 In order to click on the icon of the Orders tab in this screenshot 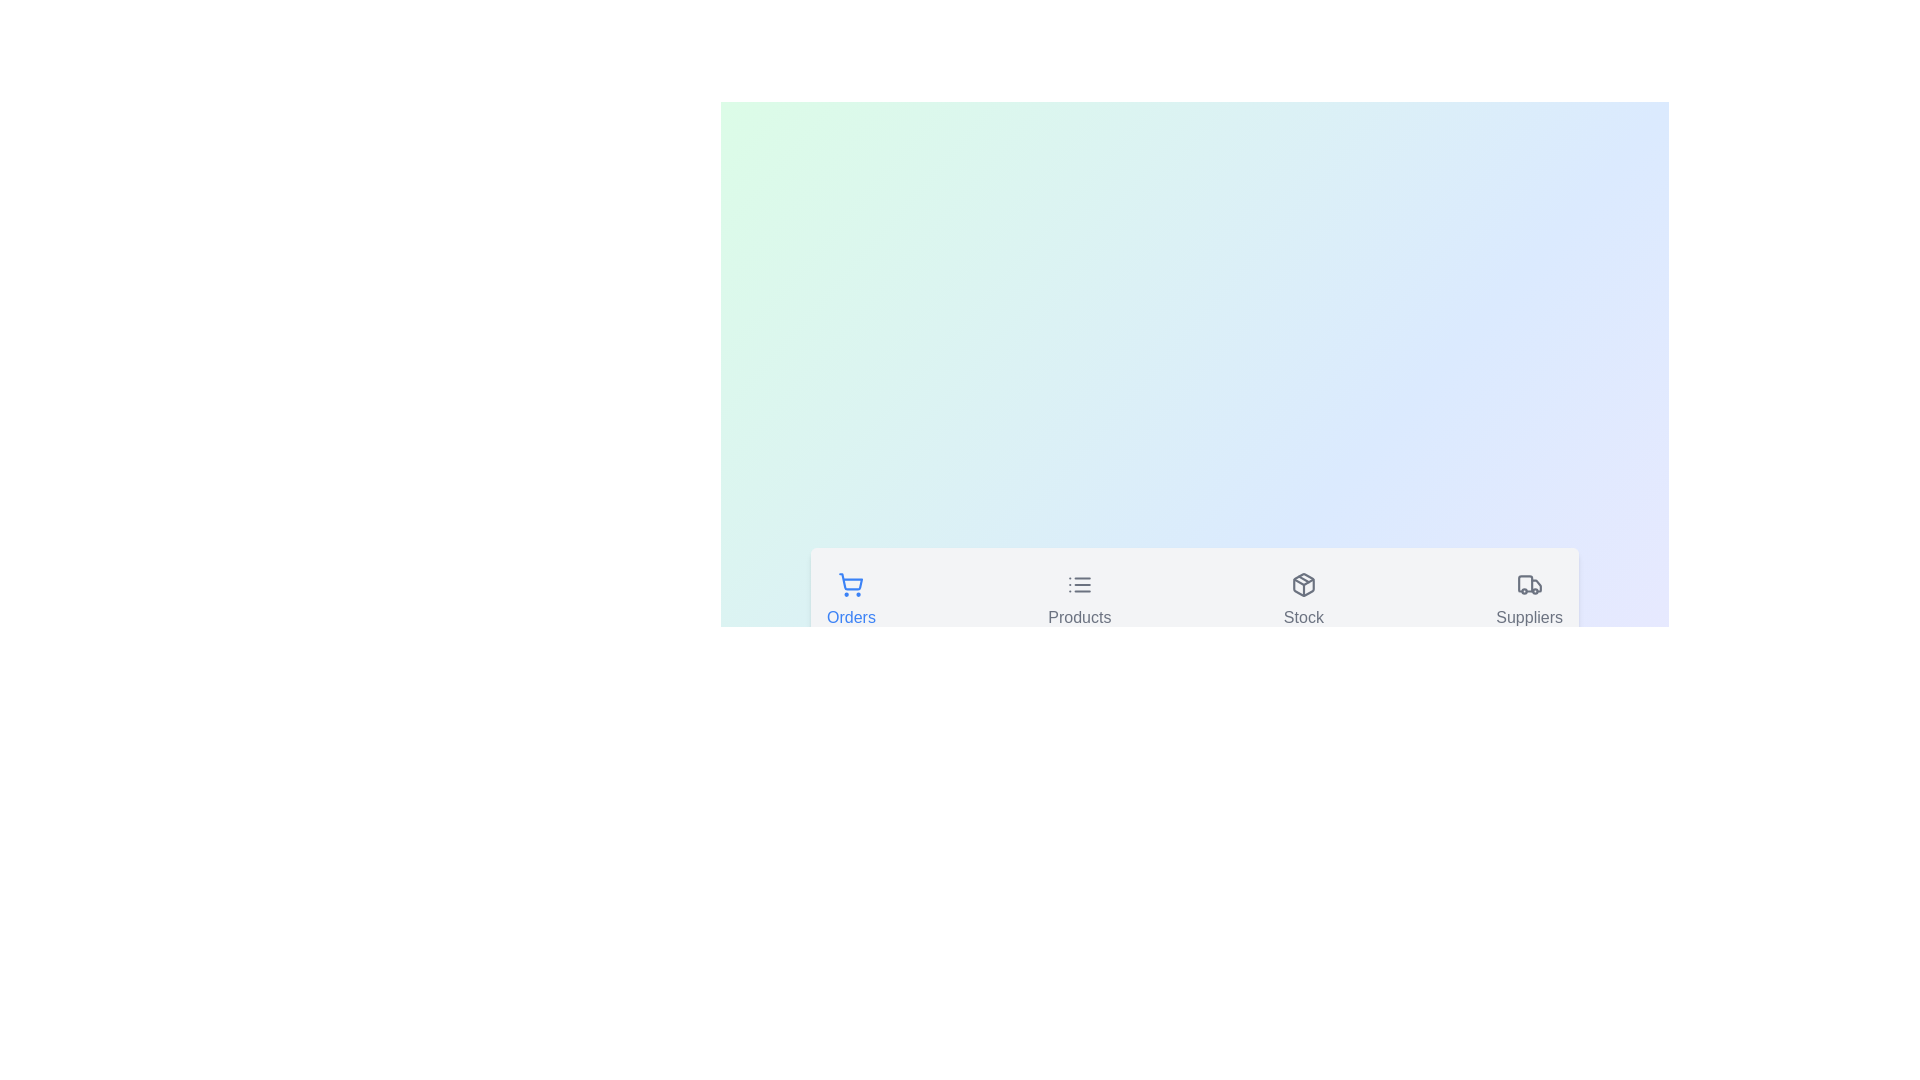, I will do `click(851, 601)`.